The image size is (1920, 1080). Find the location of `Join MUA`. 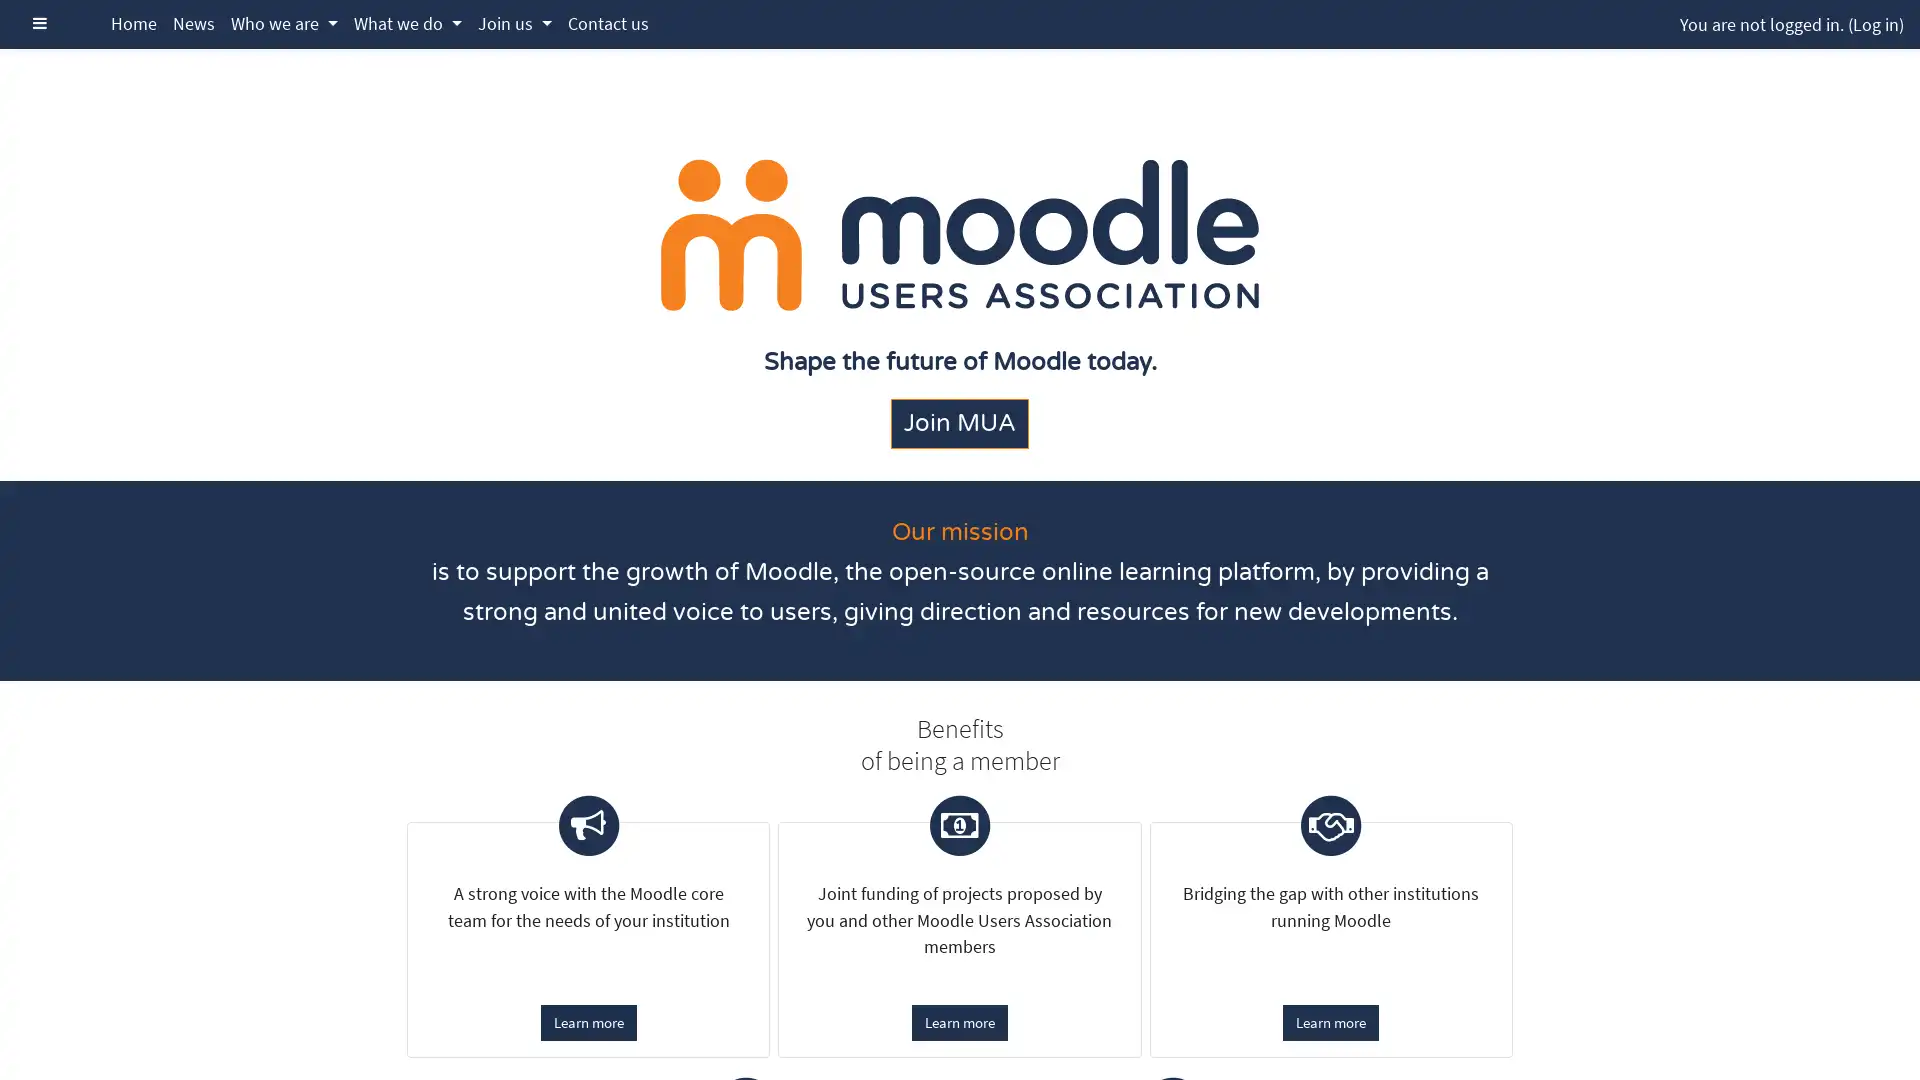

Join MUA is located at coordinates (960, 423).